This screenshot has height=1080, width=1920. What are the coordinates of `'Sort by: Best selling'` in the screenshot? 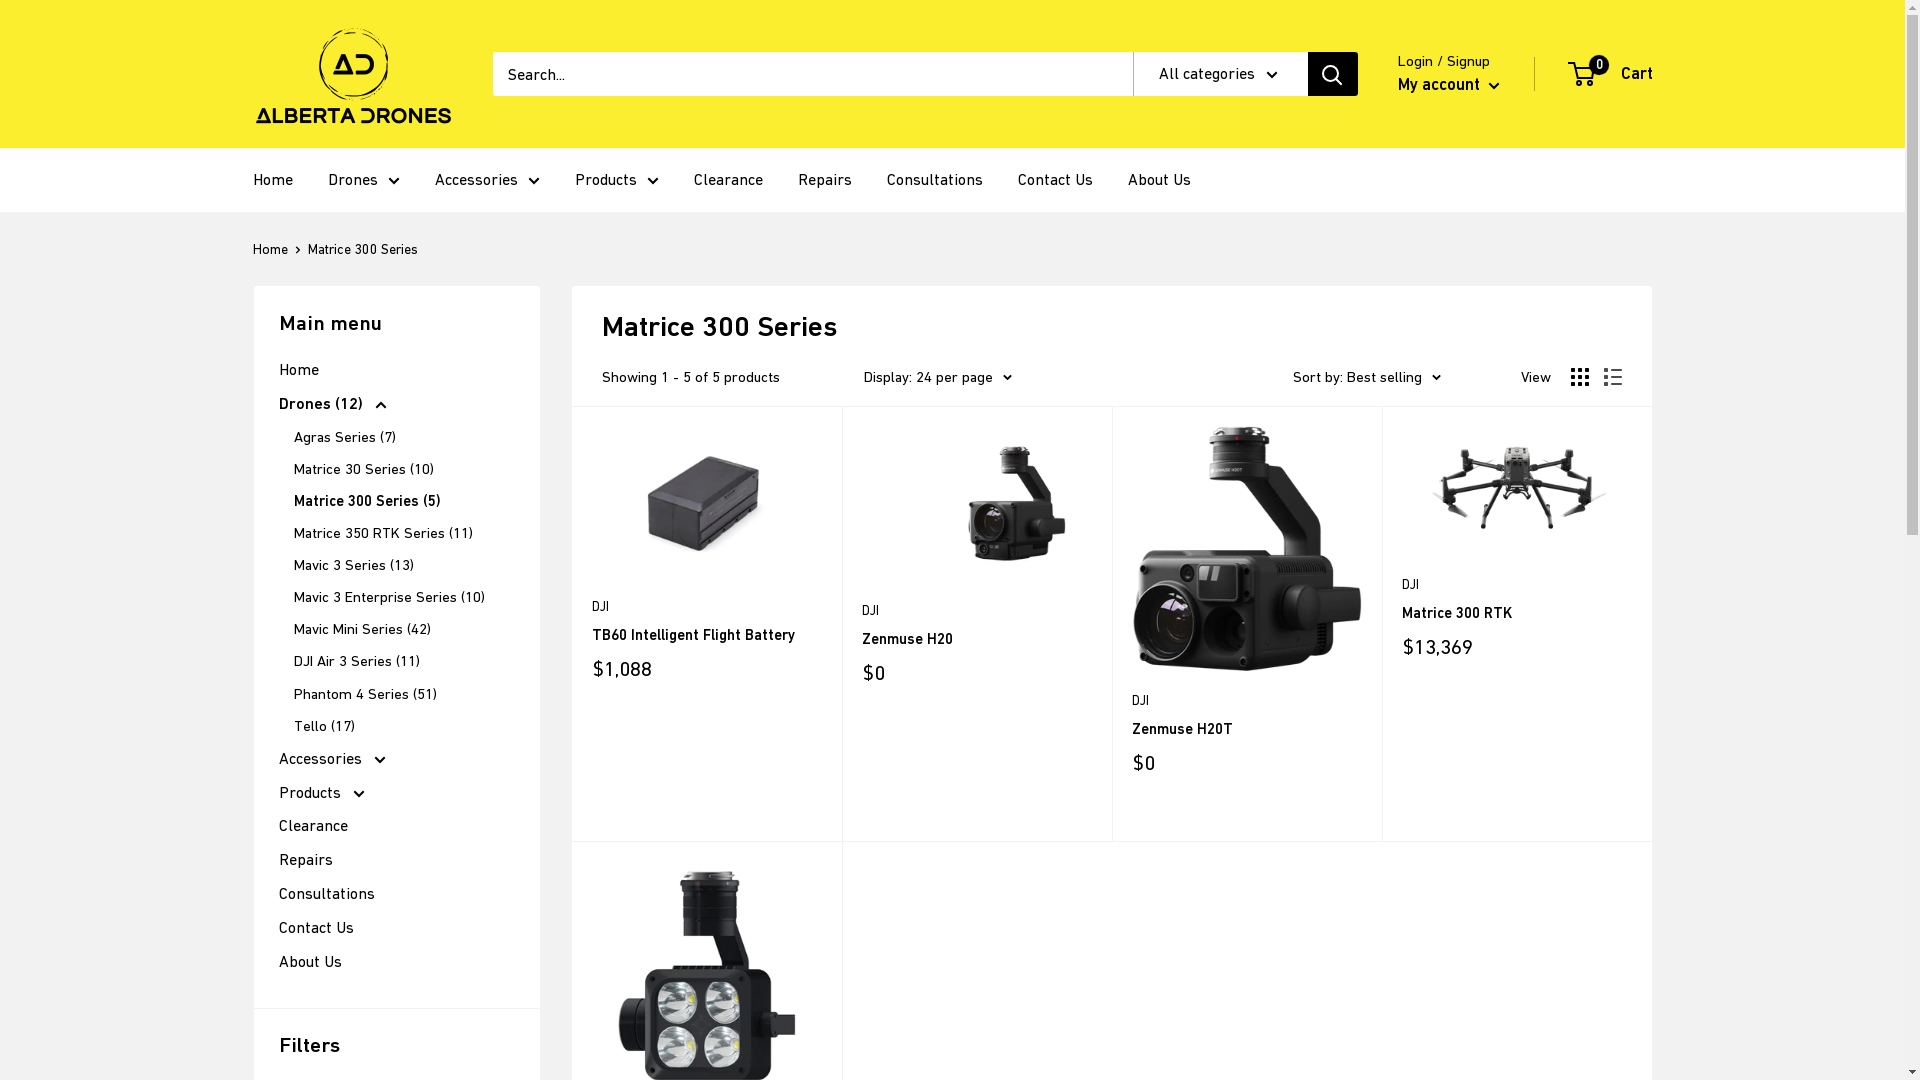 It's located at (1365, 377).